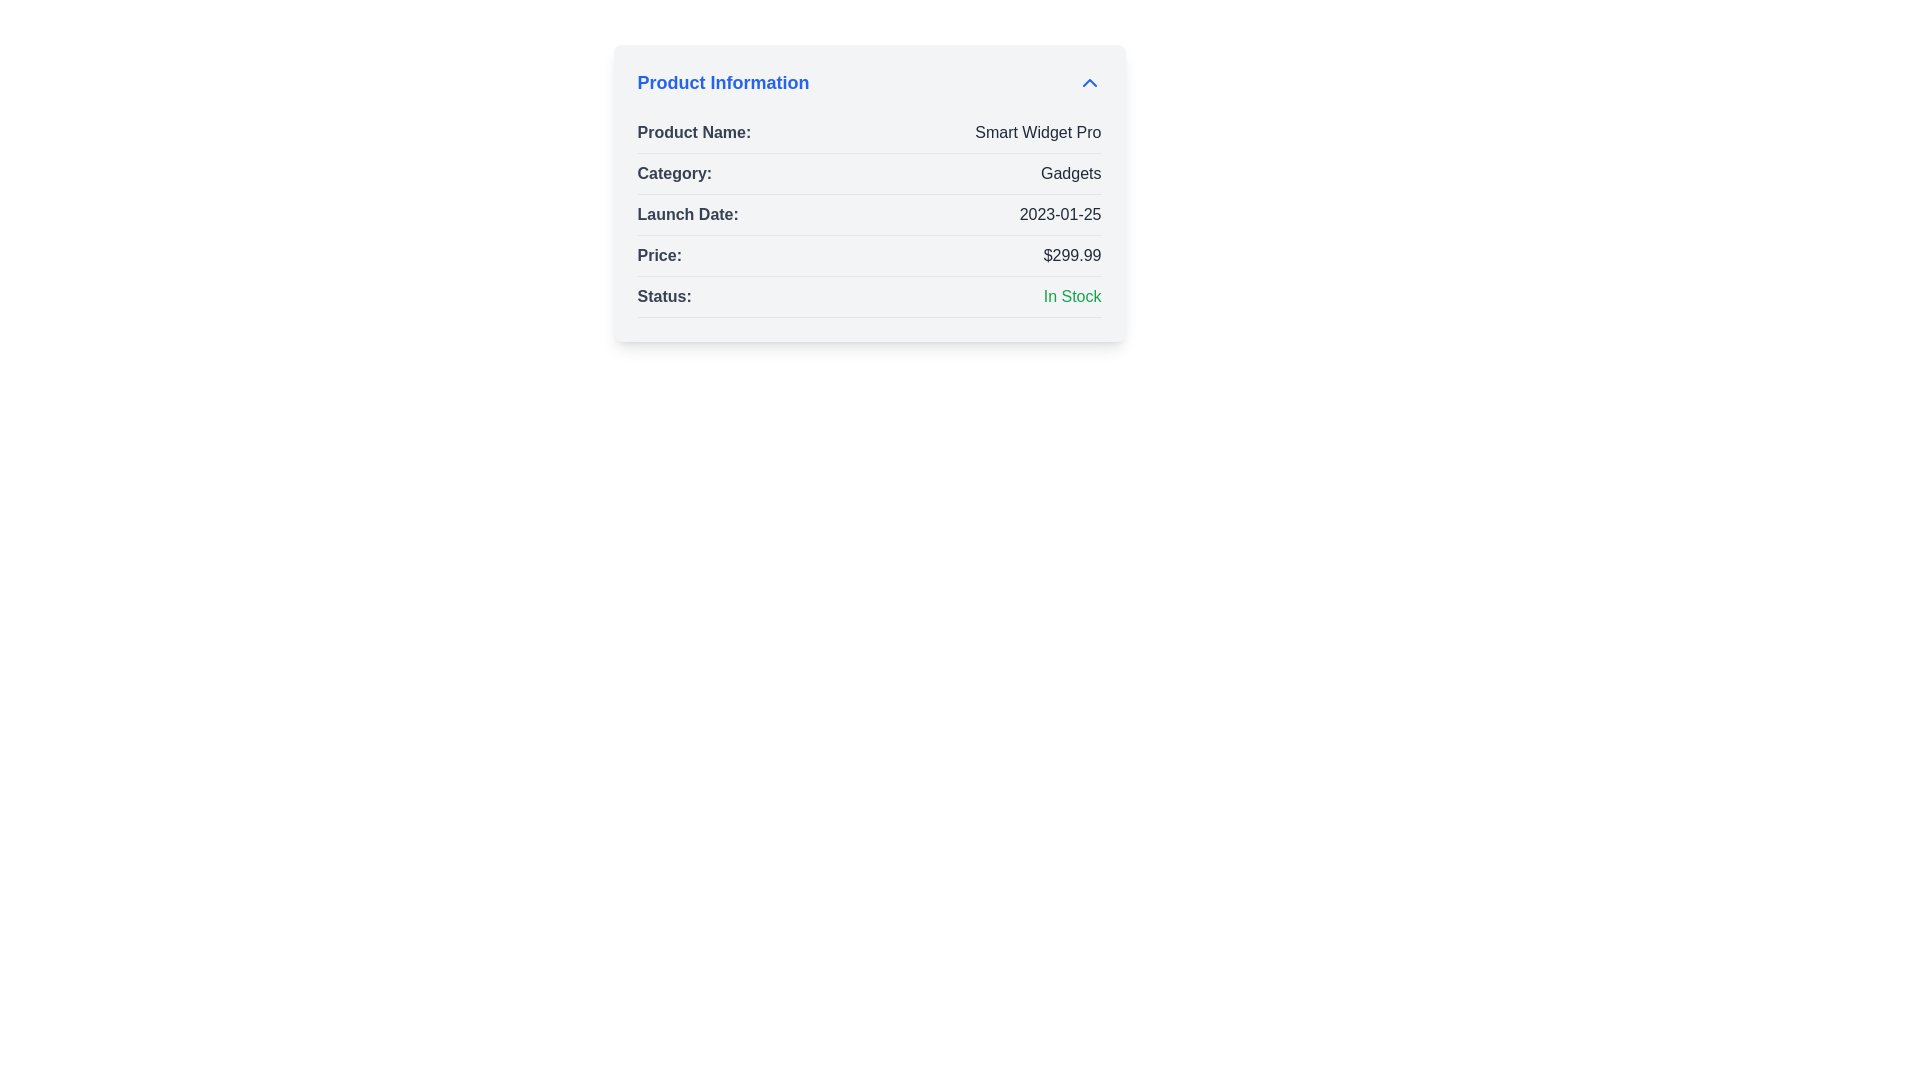 The image size is (1920, 1080). What do you see at coordinates (1070, 172) in the screenshot?
I see `the 'Gadgets' text label, which is displayed in dark gray font as part of the product information section, located to the right of the 'Category:' label` at bounding box center [1070, 172].